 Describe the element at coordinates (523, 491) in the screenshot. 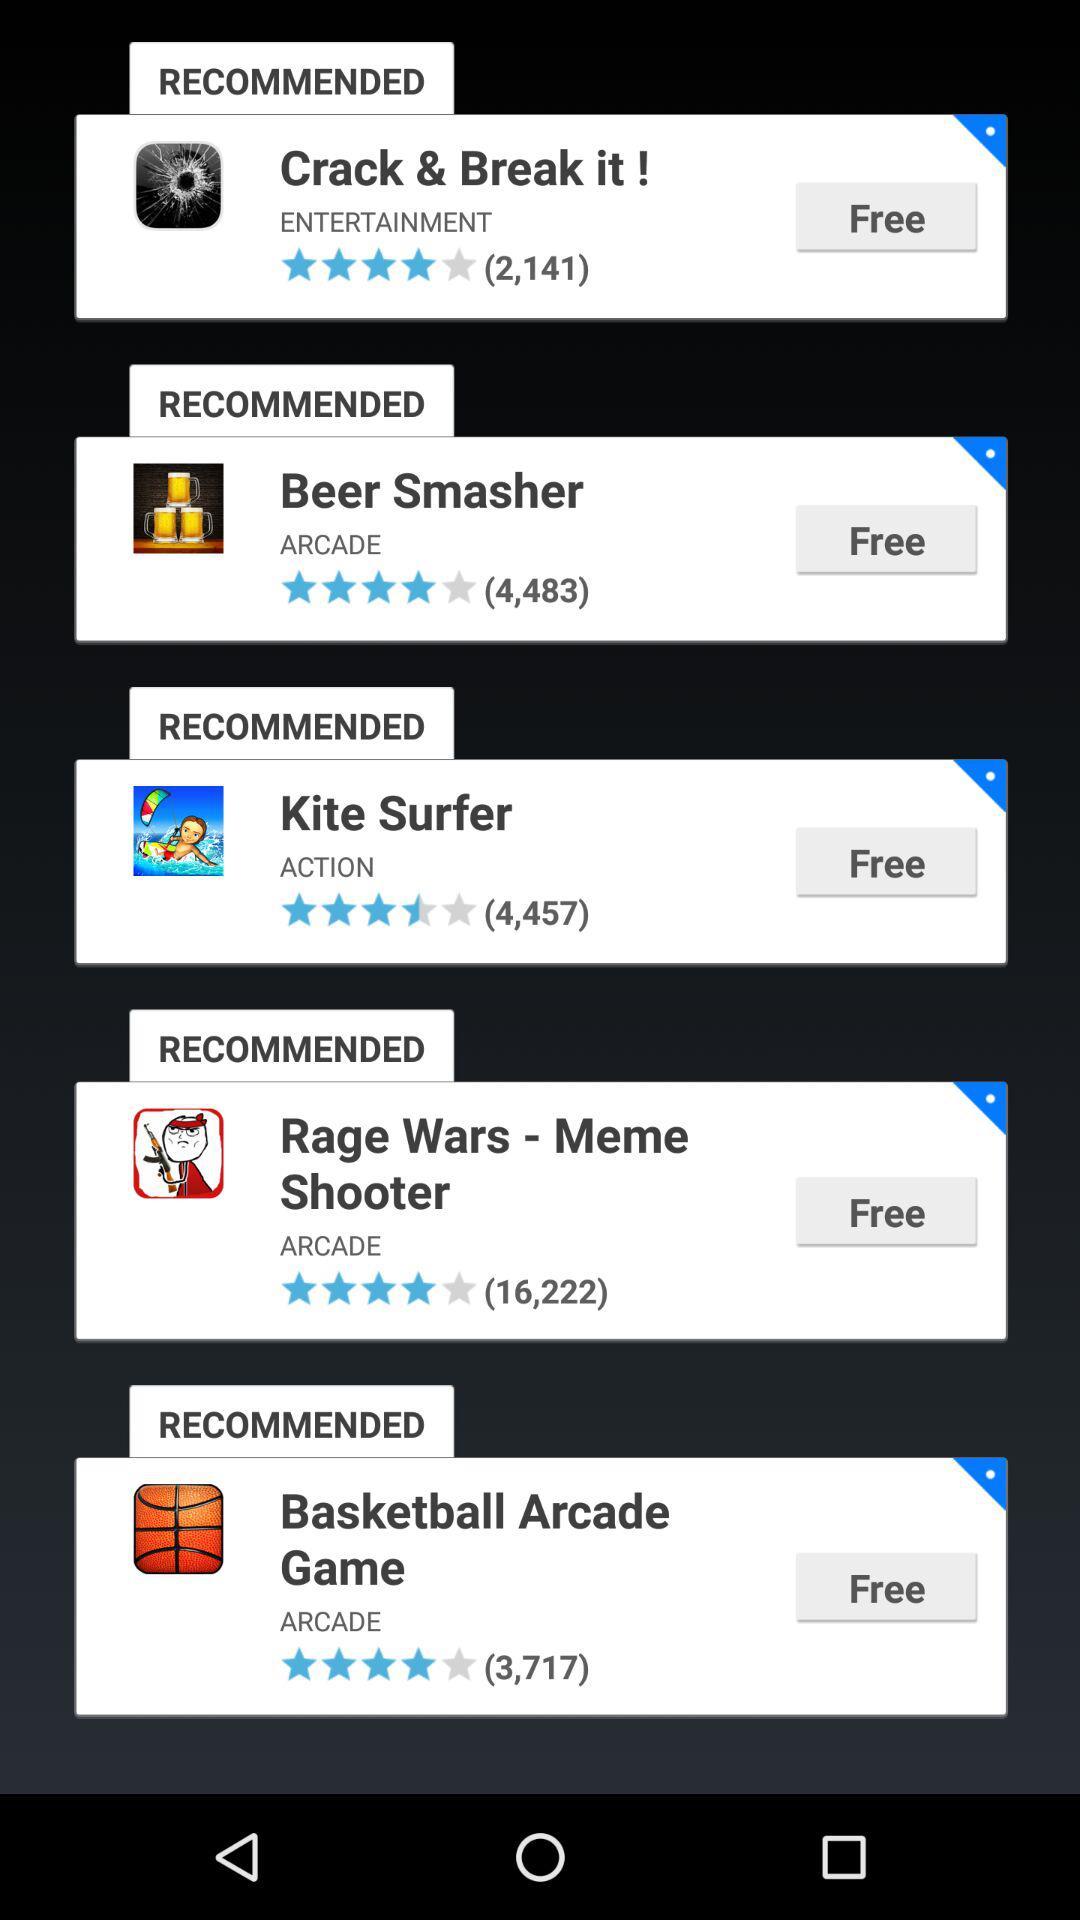

I see `the app above arcade app` at that location.